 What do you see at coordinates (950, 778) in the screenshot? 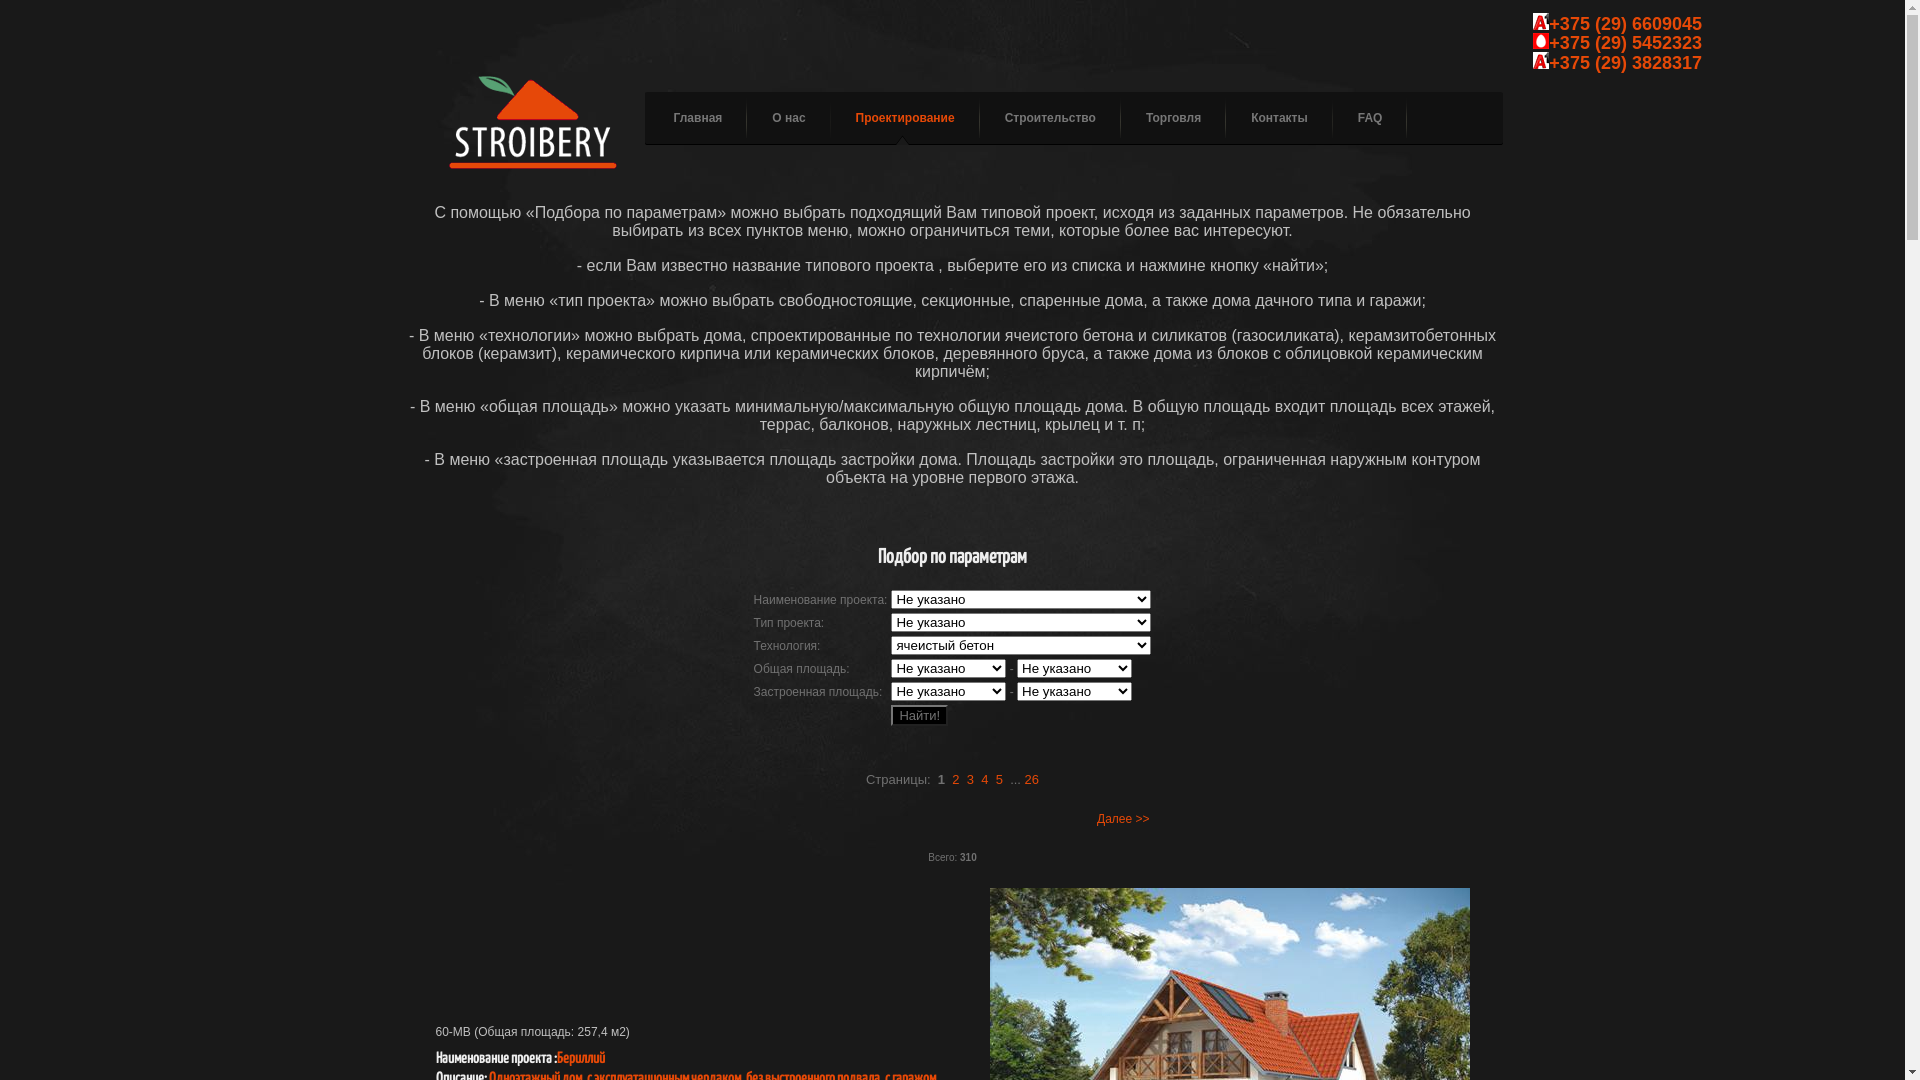
I see `'2'` at bounding box center [950, 778].